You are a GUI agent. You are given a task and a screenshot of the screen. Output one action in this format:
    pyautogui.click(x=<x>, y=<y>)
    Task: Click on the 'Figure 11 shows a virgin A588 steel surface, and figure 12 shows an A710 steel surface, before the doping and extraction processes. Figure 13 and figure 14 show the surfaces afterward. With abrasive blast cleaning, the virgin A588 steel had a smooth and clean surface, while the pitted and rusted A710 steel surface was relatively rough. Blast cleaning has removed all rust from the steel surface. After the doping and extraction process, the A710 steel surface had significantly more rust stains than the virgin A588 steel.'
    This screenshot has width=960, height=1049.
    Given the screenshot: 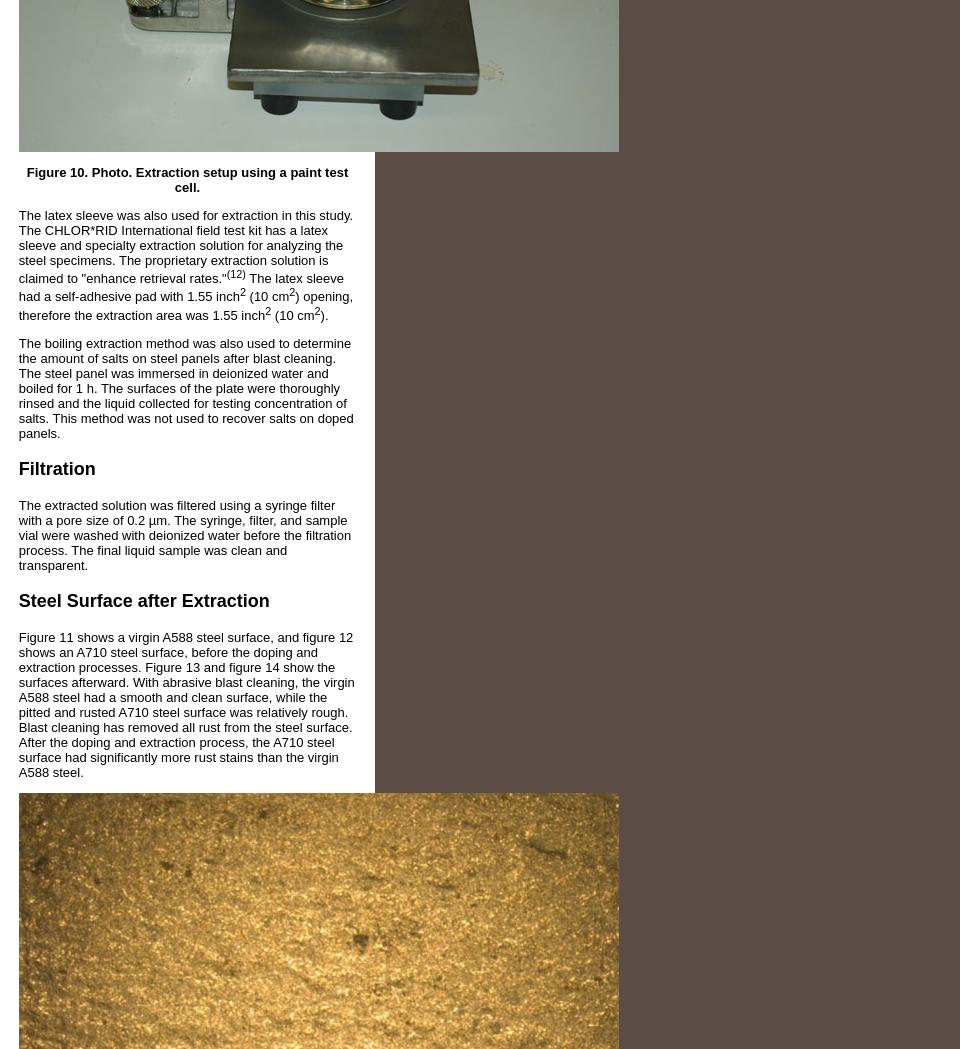 What is the action you would take?
    pyautogui.click(x=186, y=705)
    